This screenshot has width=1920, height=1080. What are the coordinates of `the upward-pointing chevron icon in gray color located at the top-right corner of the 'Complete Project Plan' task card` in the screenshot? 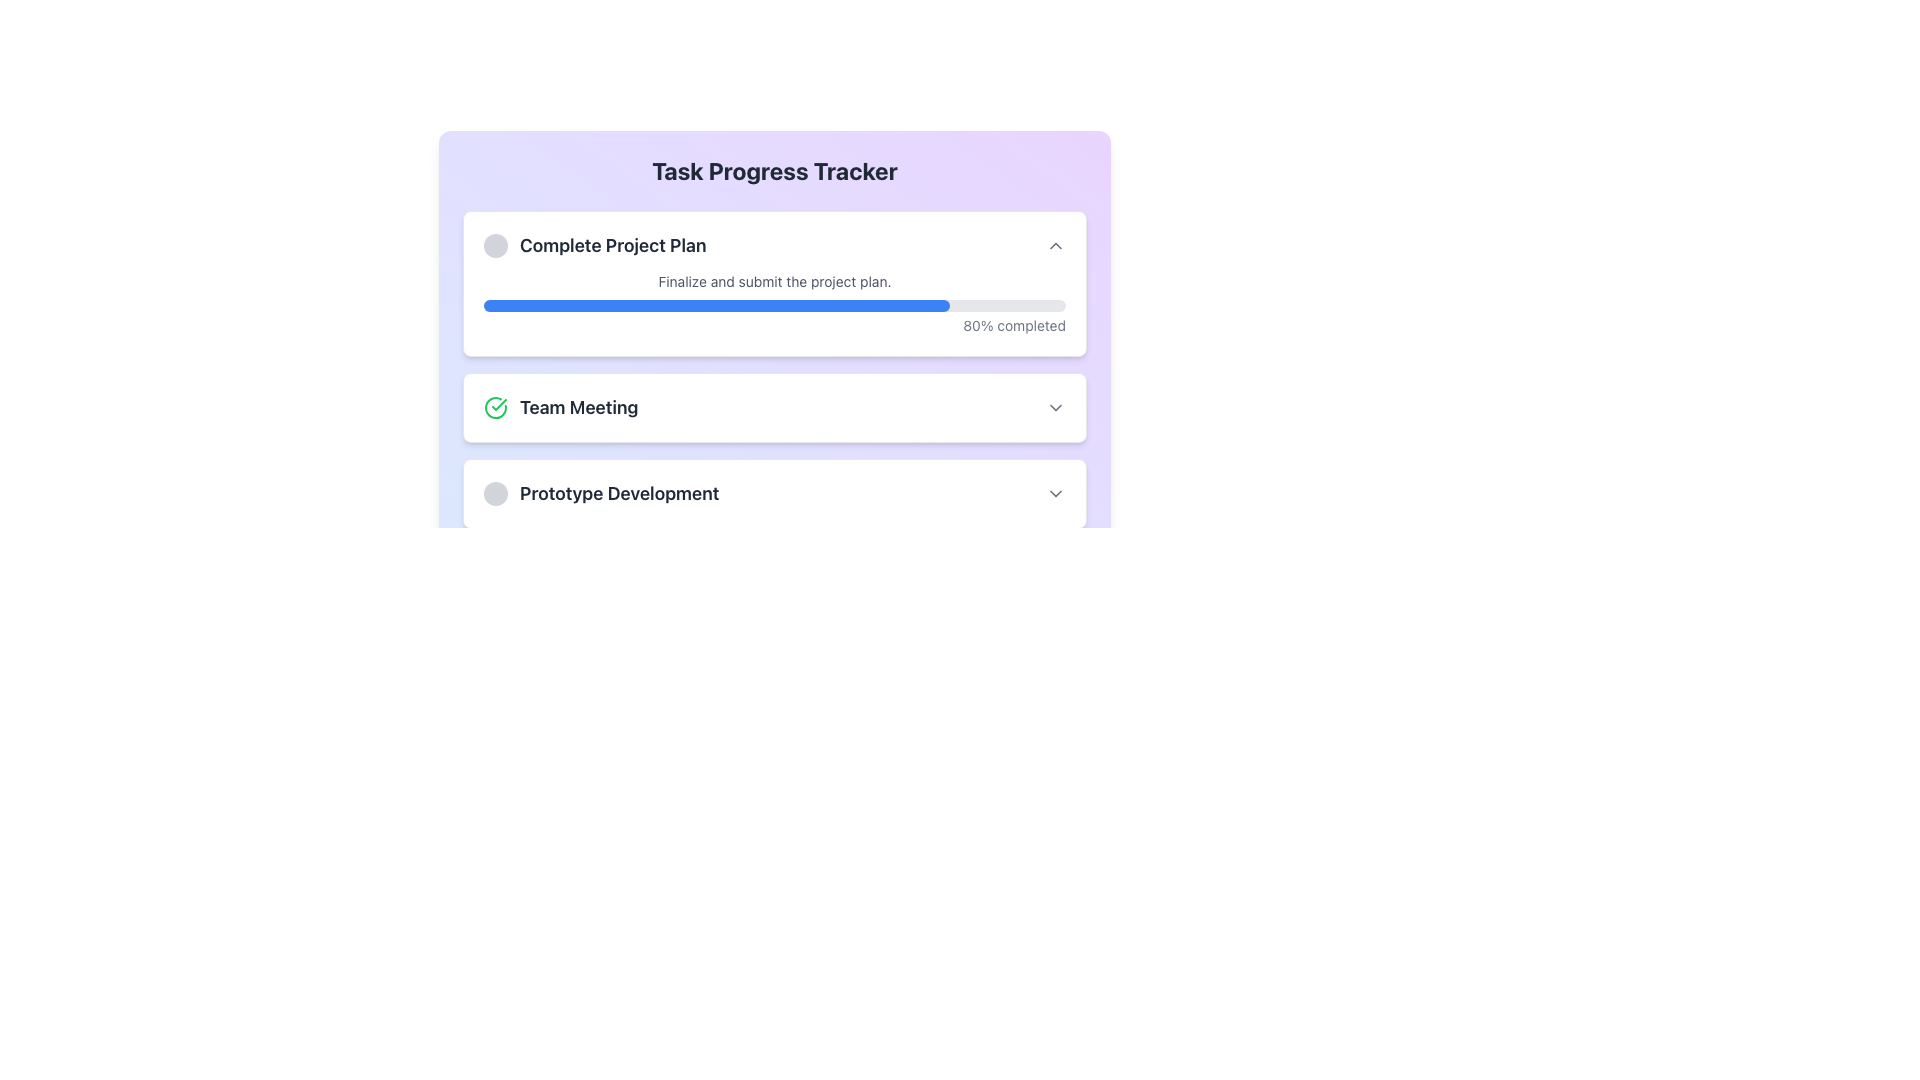 It's located at (1055, 245).